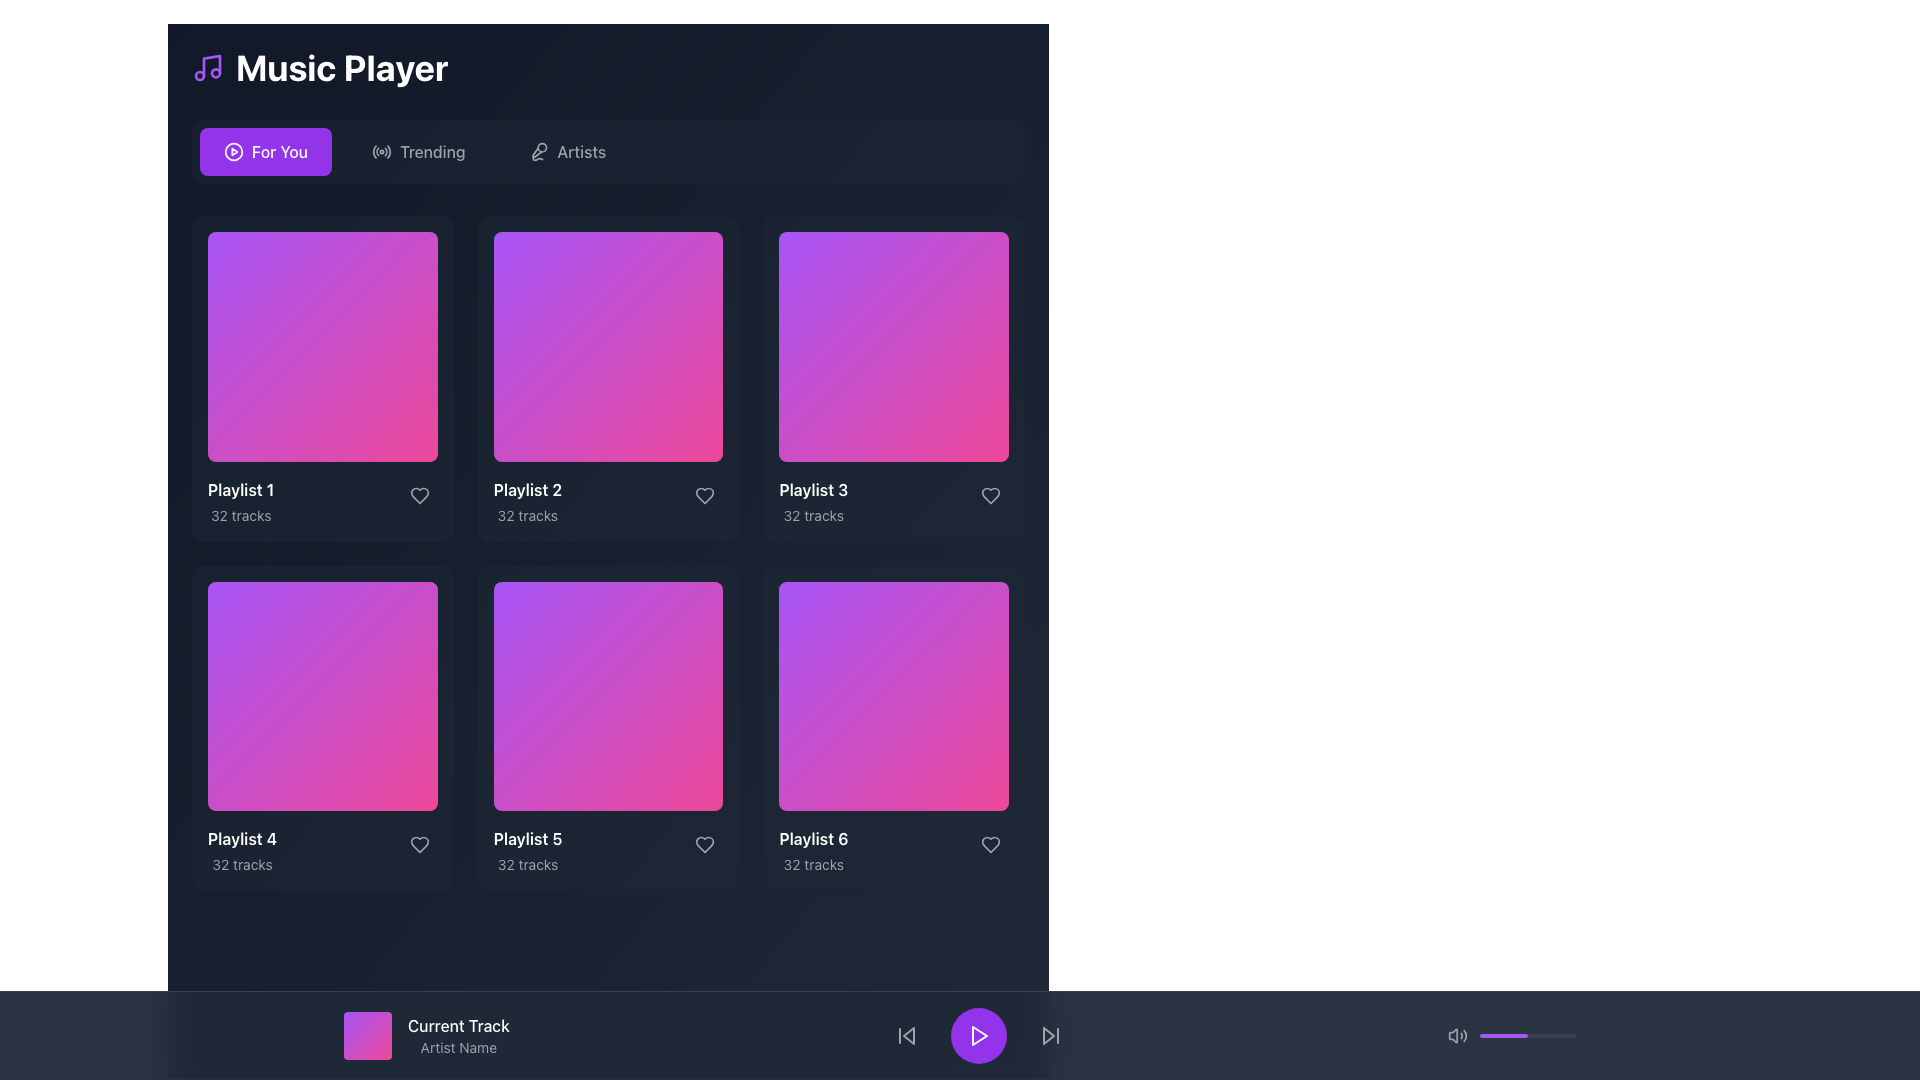 Image resolution: width=1920 pixels, height=1080 pixels. I want to click on the text label '32 tracks' styled in gray color, which is located below the title 'Playlist 6' within the card layout of the music player interface, so click(813, 864).